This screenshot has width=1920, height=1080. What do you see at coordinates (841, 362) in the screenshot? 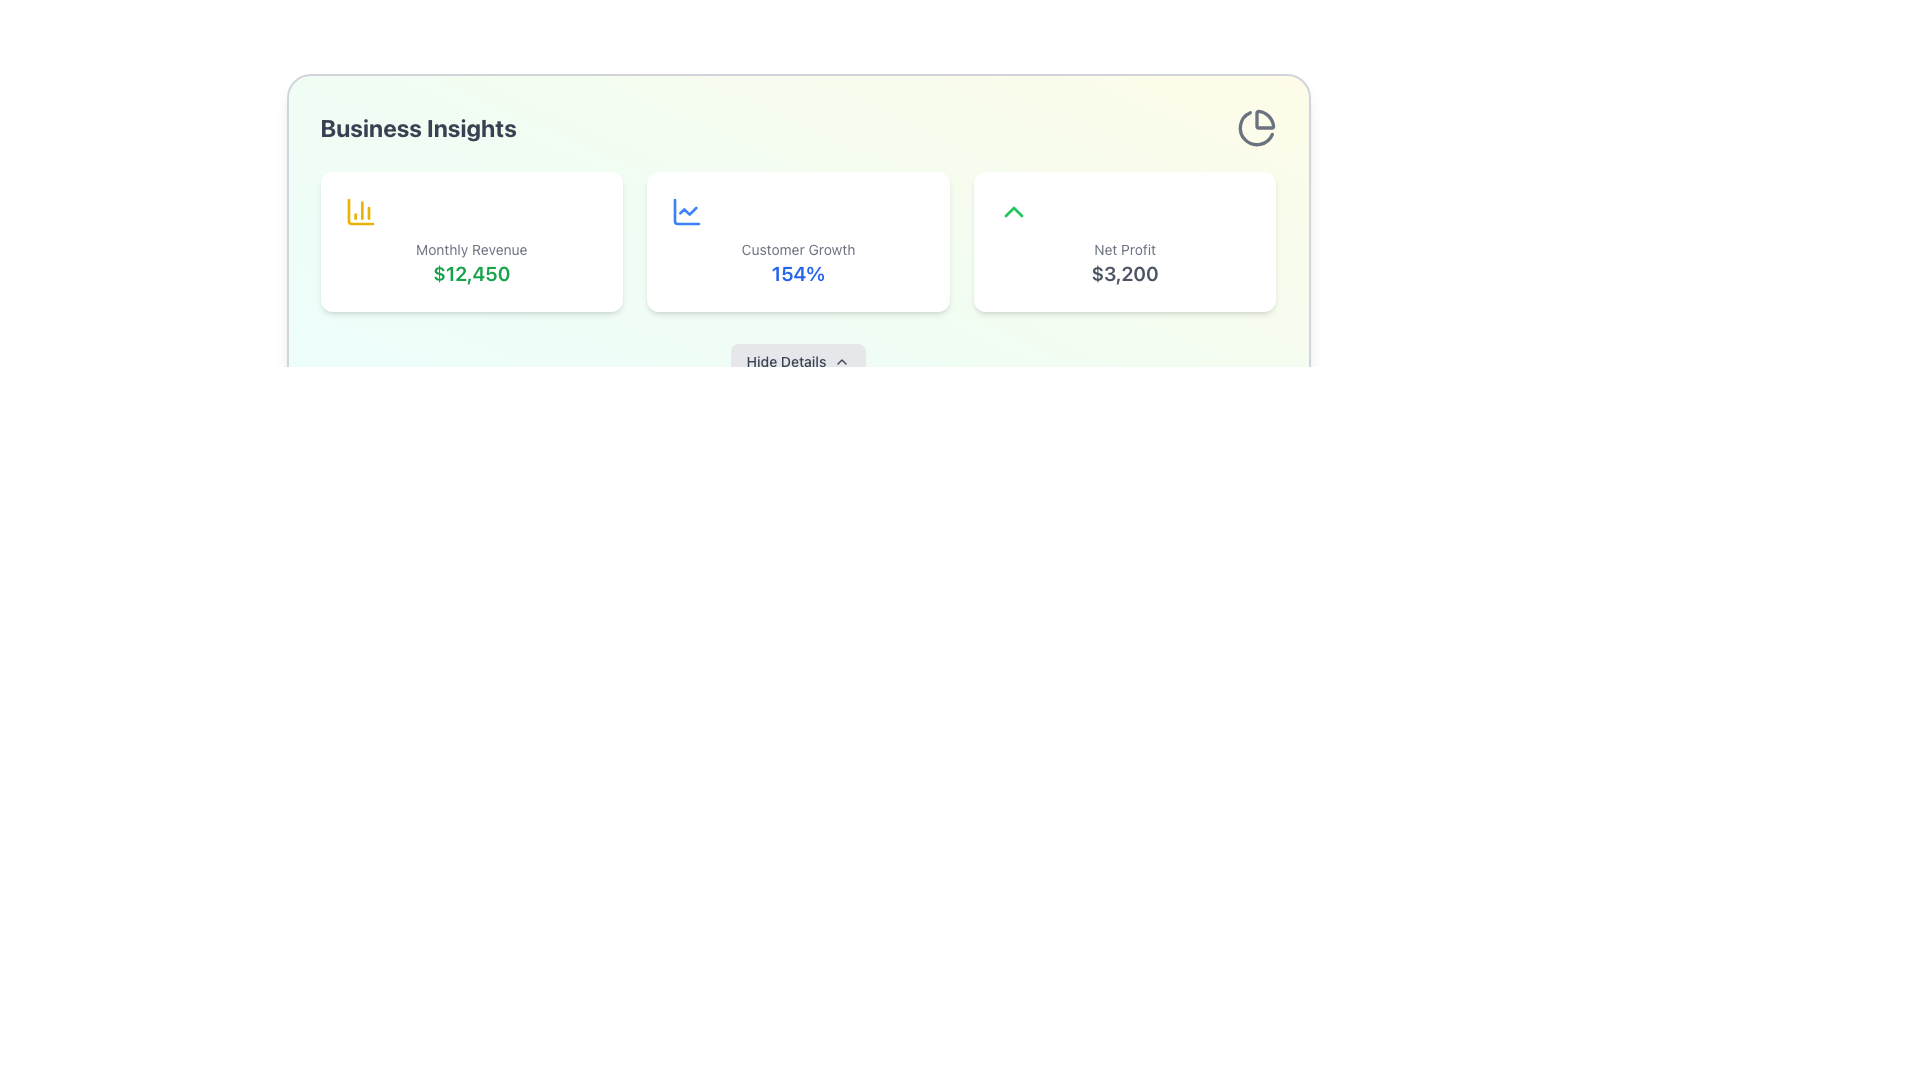
I see `the icon located to the right of the 'Hide Details' button, which indicates the action to hide or collapse content` at bounding box center [841, 362].